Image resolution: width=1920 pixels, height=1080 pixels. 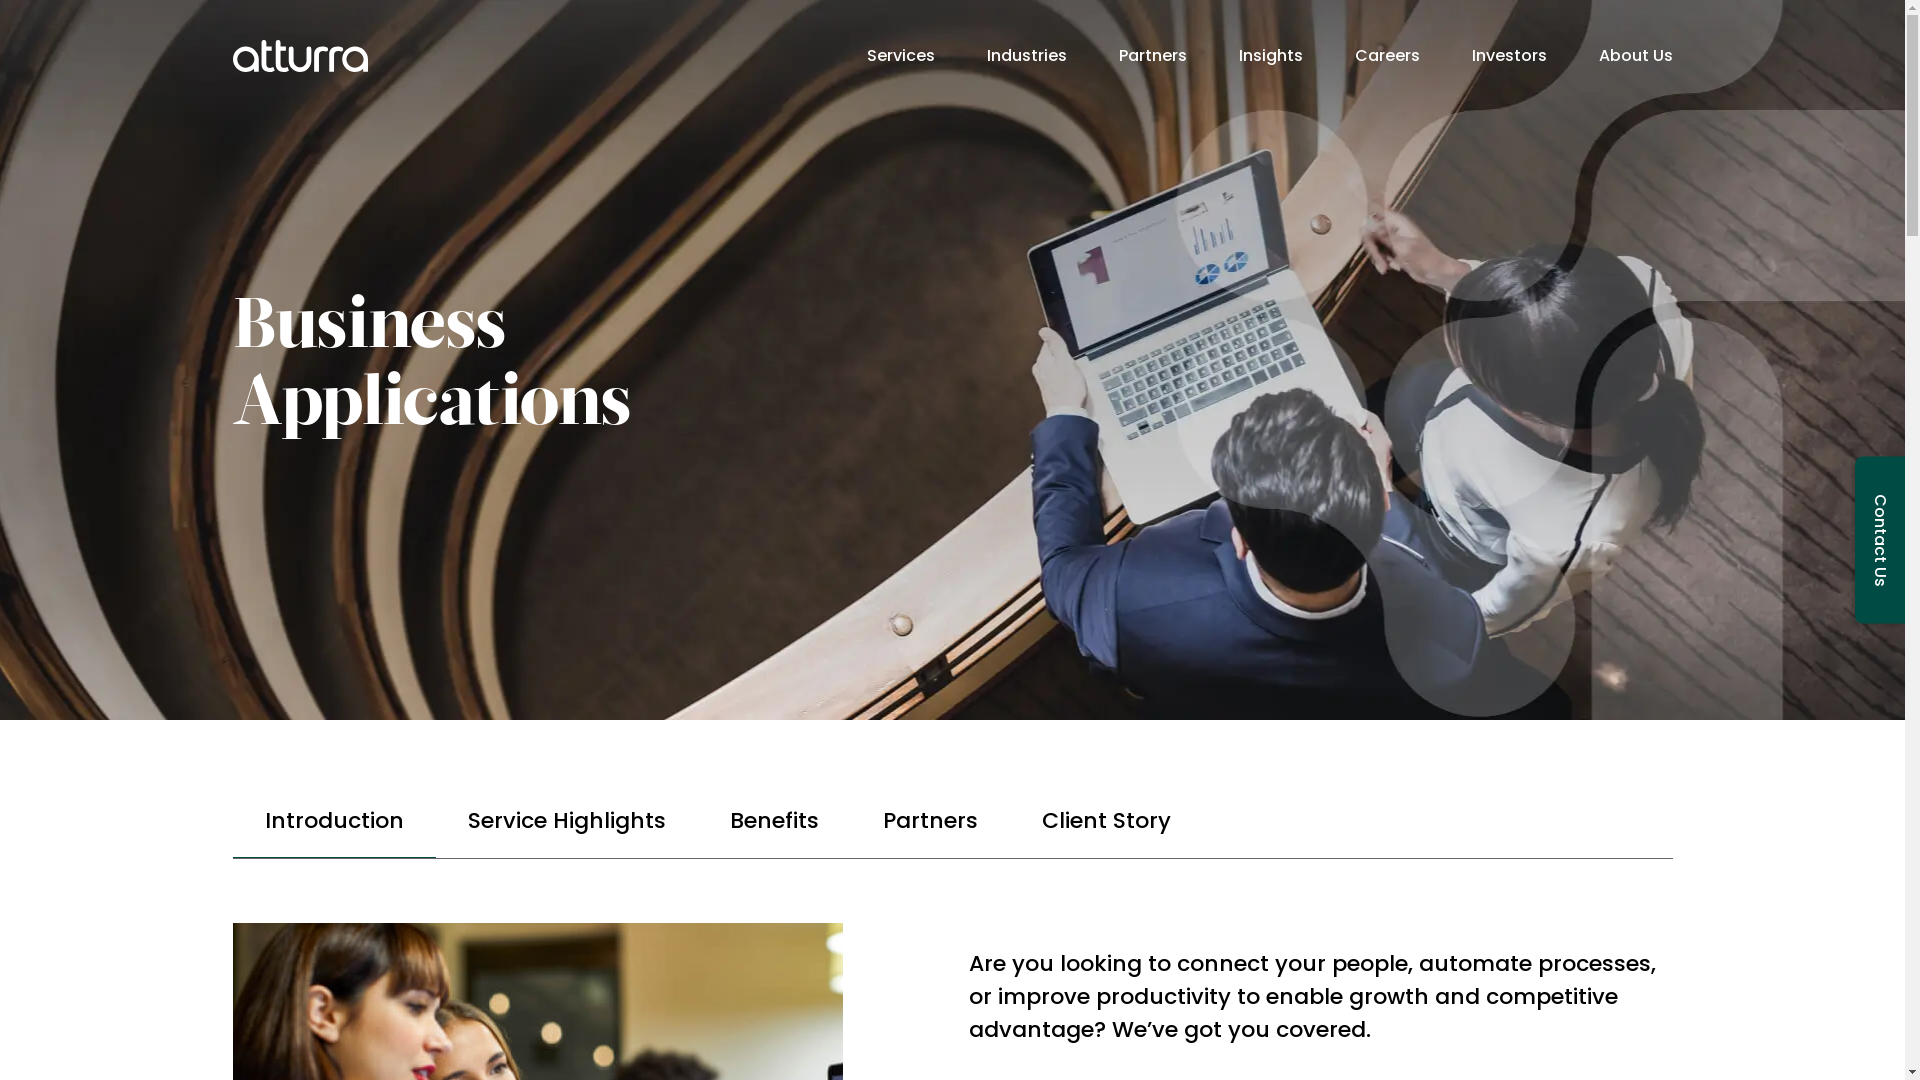 What do you see at coordinates (1509, 55) in the screenshot?
I see `'Investors'` at bounding box center [1509, 55].